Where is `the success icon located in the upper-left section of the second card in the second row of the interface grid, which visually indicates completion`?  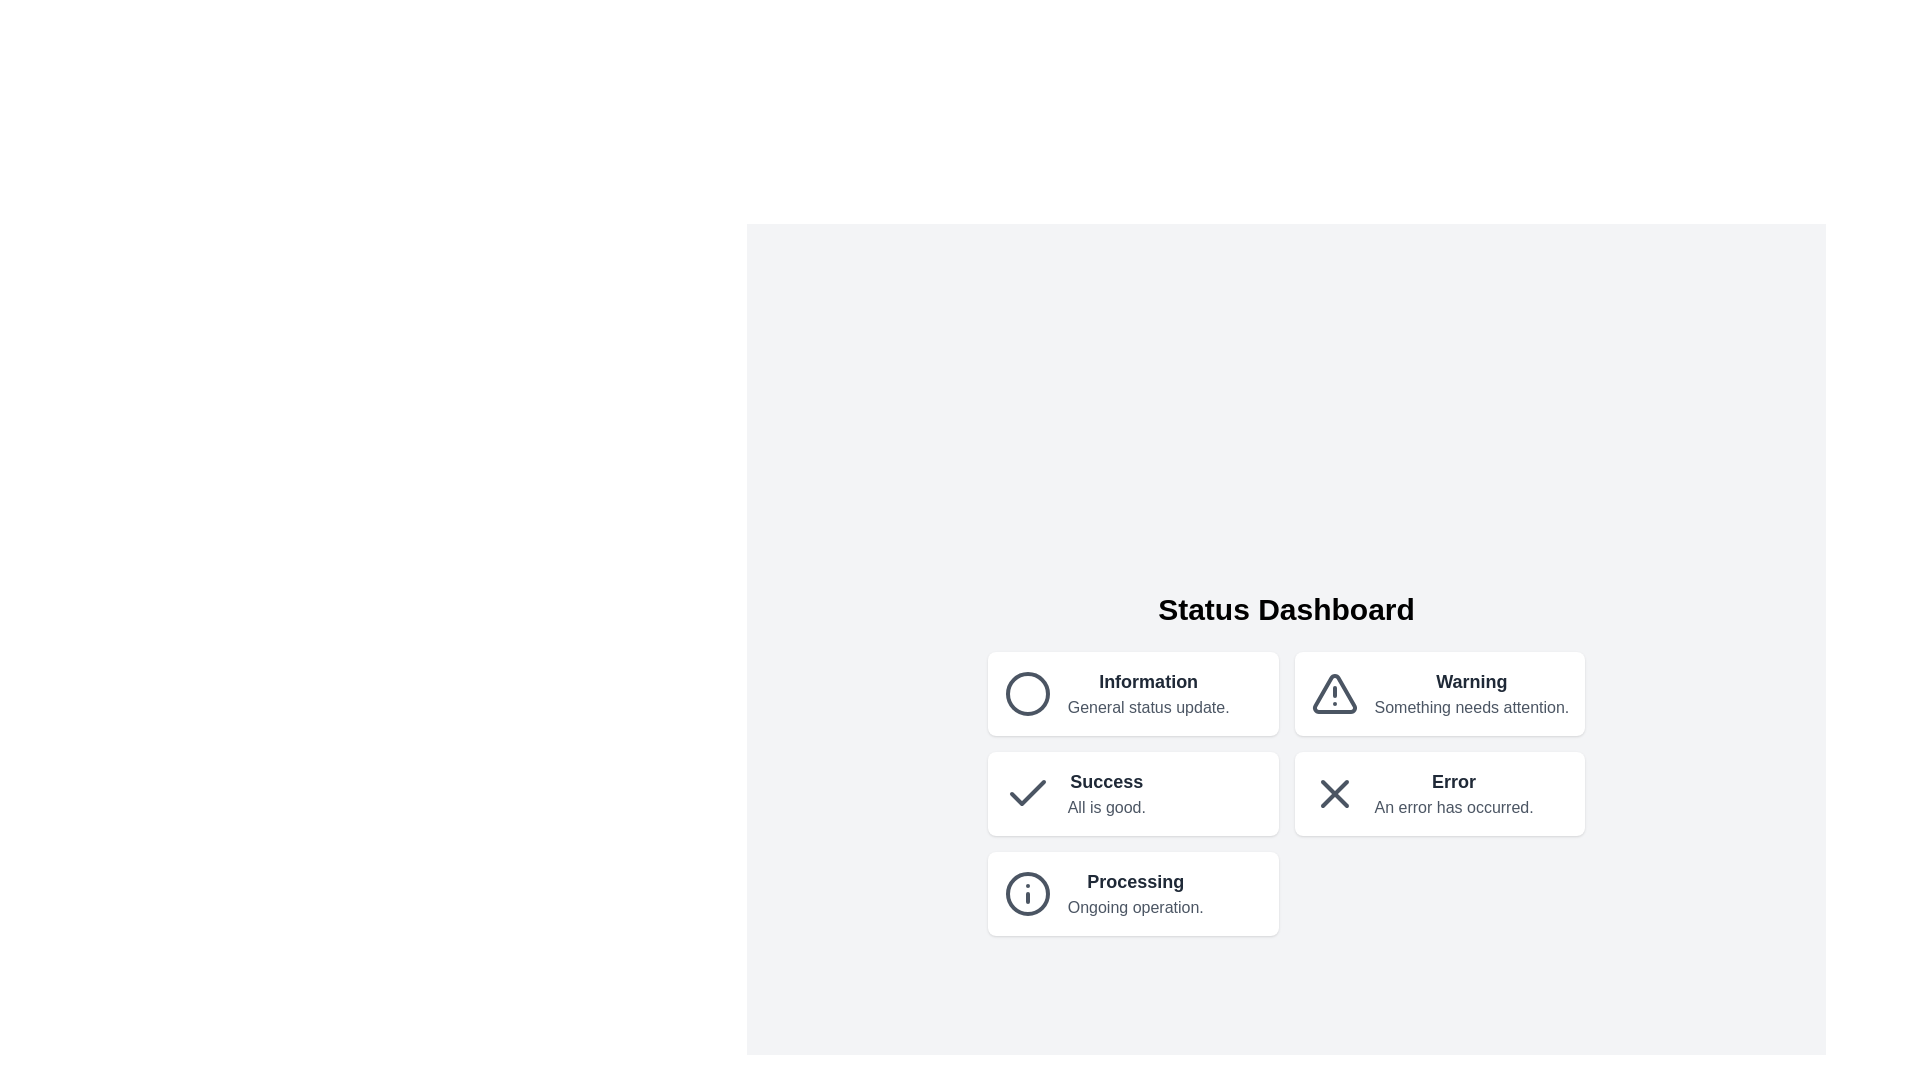
the success icon located in the upper-left section of the second card in the second row of the interface grid, which visually indicates completion is located at coordinates (1027, 793).